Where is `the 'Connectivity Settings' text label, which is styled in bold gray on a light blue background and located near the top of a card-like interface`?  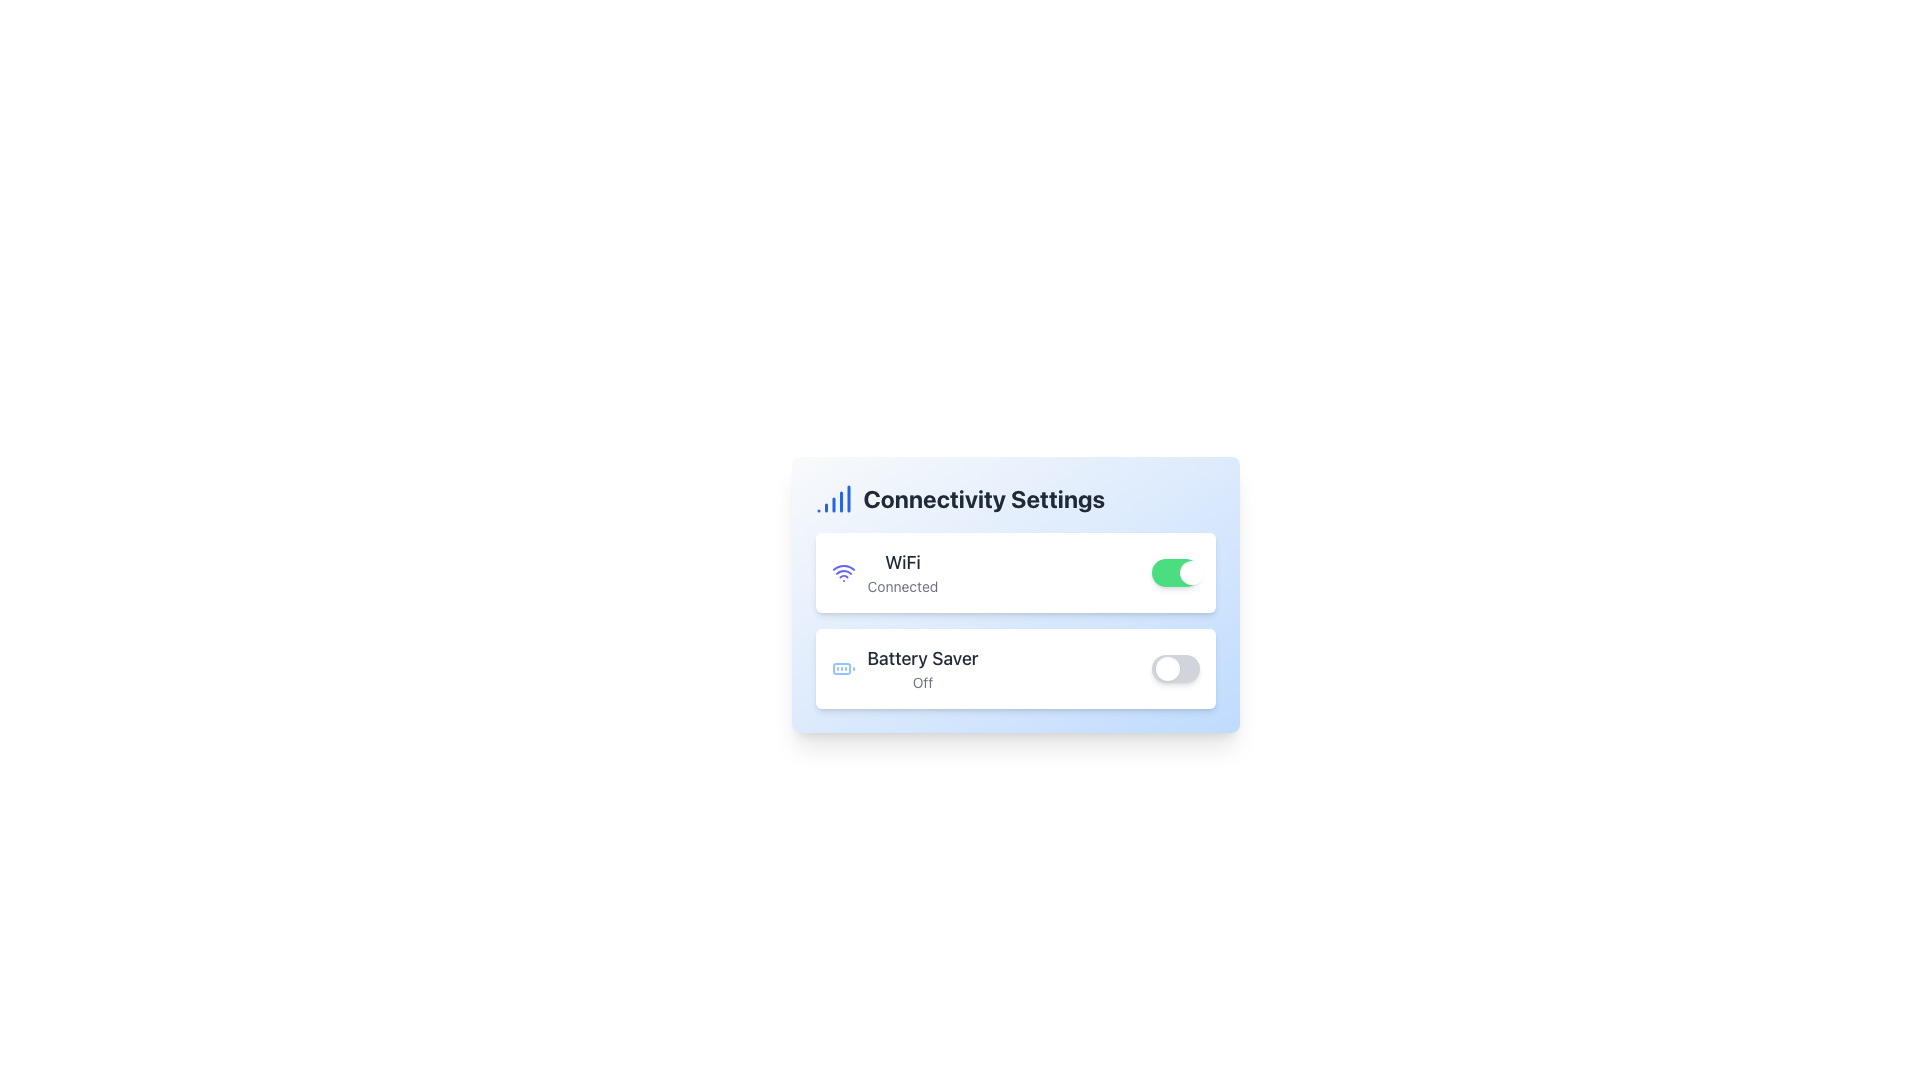 the 'Connectivity Settings' text label, which is styled in bold gray on a light blue background and located near the top of a card-like interface is located at coordinates (984, 497).